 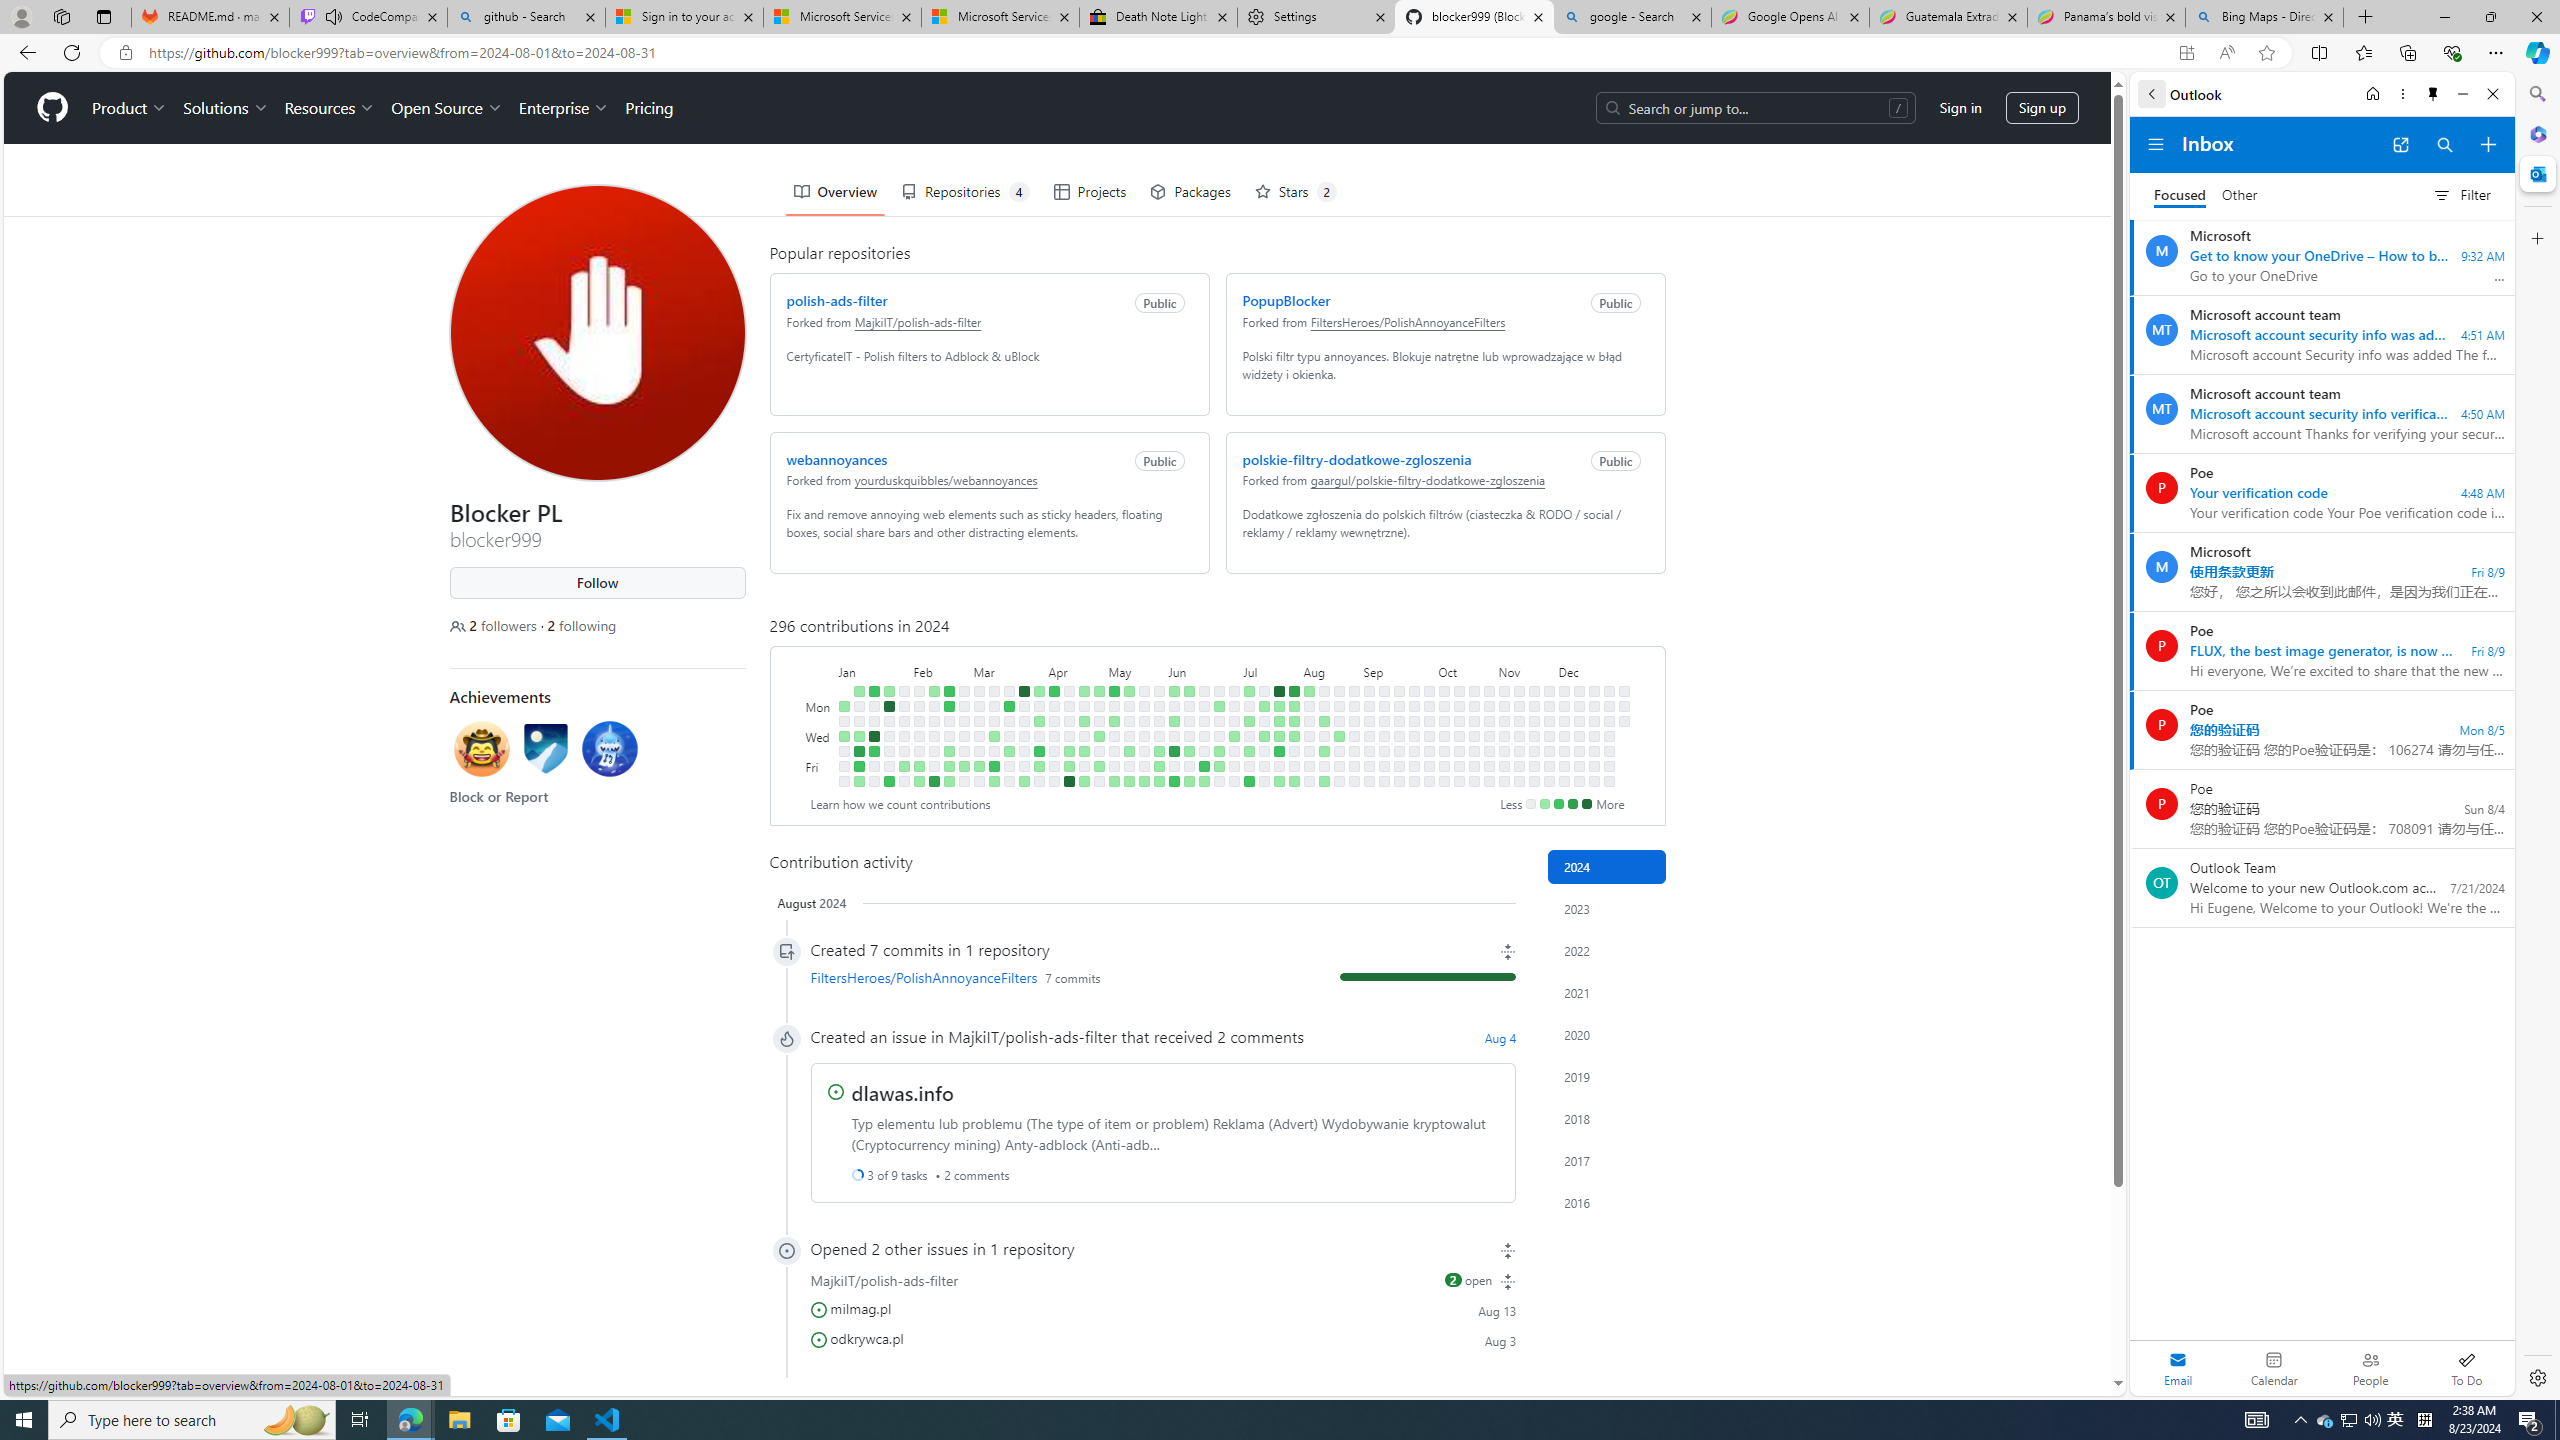 I want to click on 'No contributions on November 16th.', so click(x=1519, y=781).